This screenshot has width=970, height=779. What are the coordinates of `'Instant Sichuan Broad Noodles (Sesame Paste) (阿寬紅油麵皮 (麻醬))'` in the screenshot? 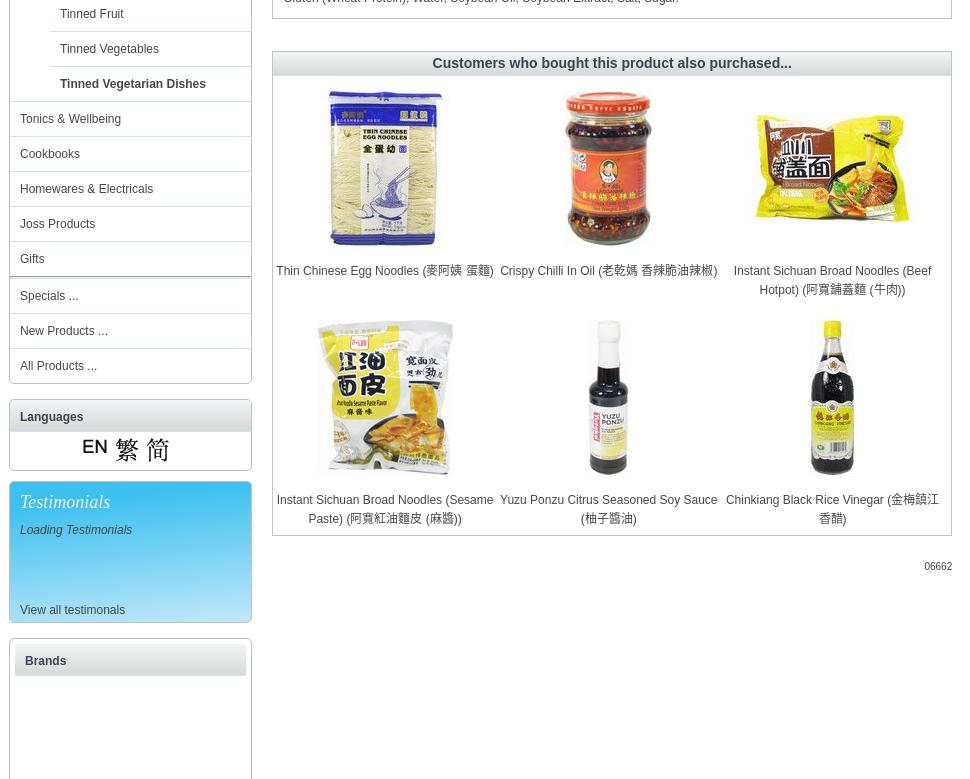 It's located at (383, 509).